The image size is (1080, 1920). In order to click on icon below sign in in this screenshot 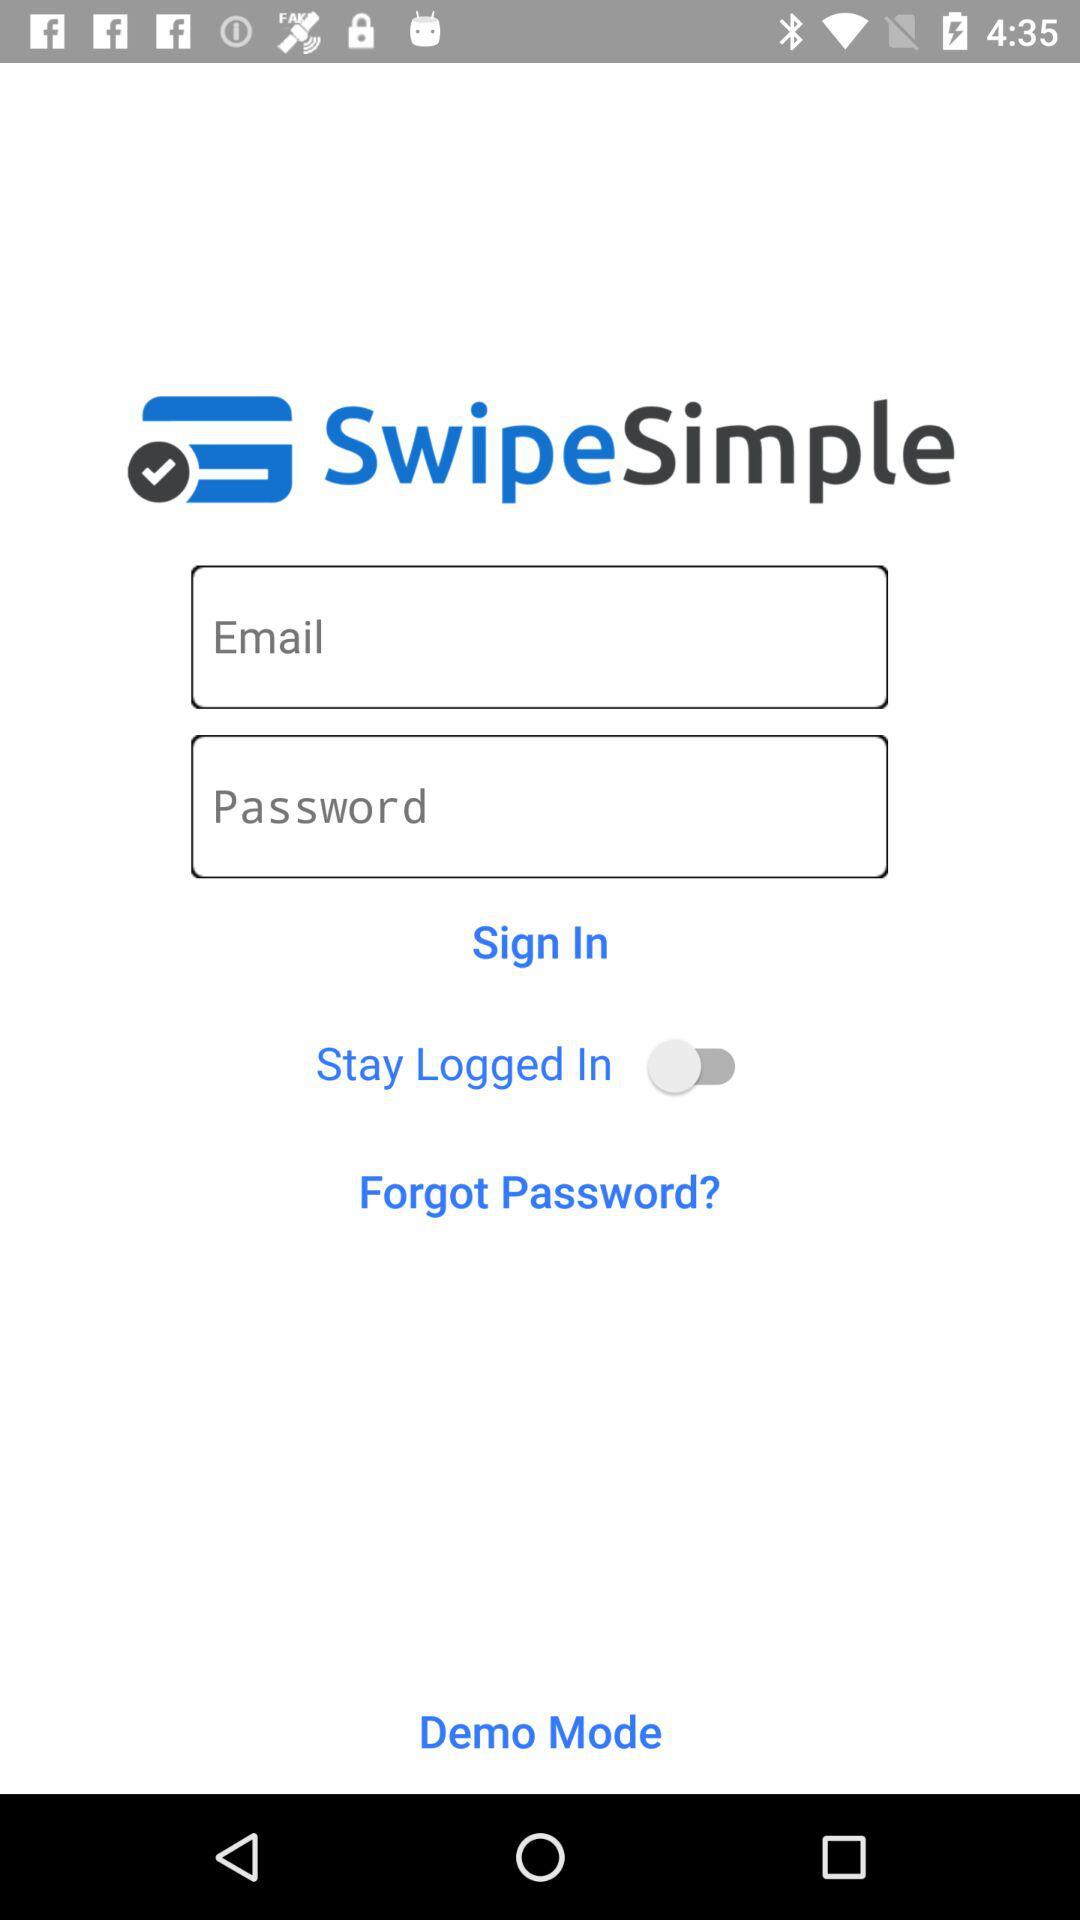, I will do `click(700, 1065)`.